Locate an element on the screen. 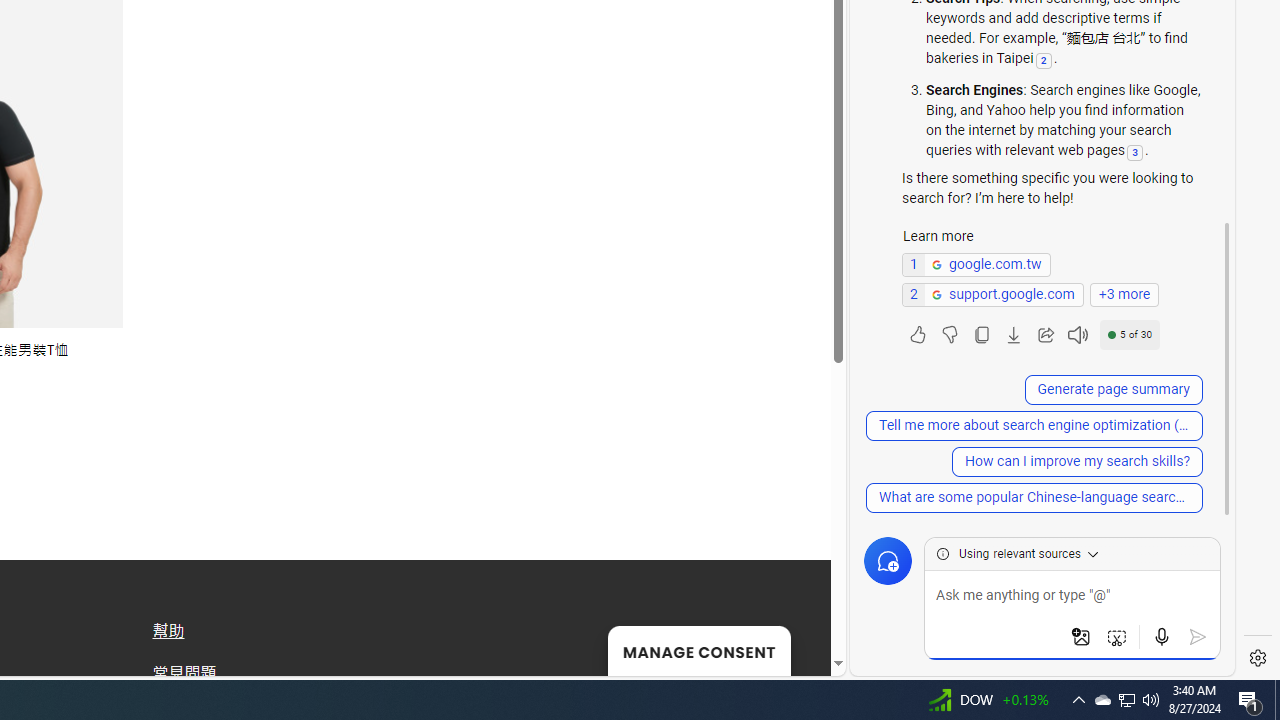 The image size is (1280, 720). 'MANAGE CONSENT' is located at coordinates (698, 650).